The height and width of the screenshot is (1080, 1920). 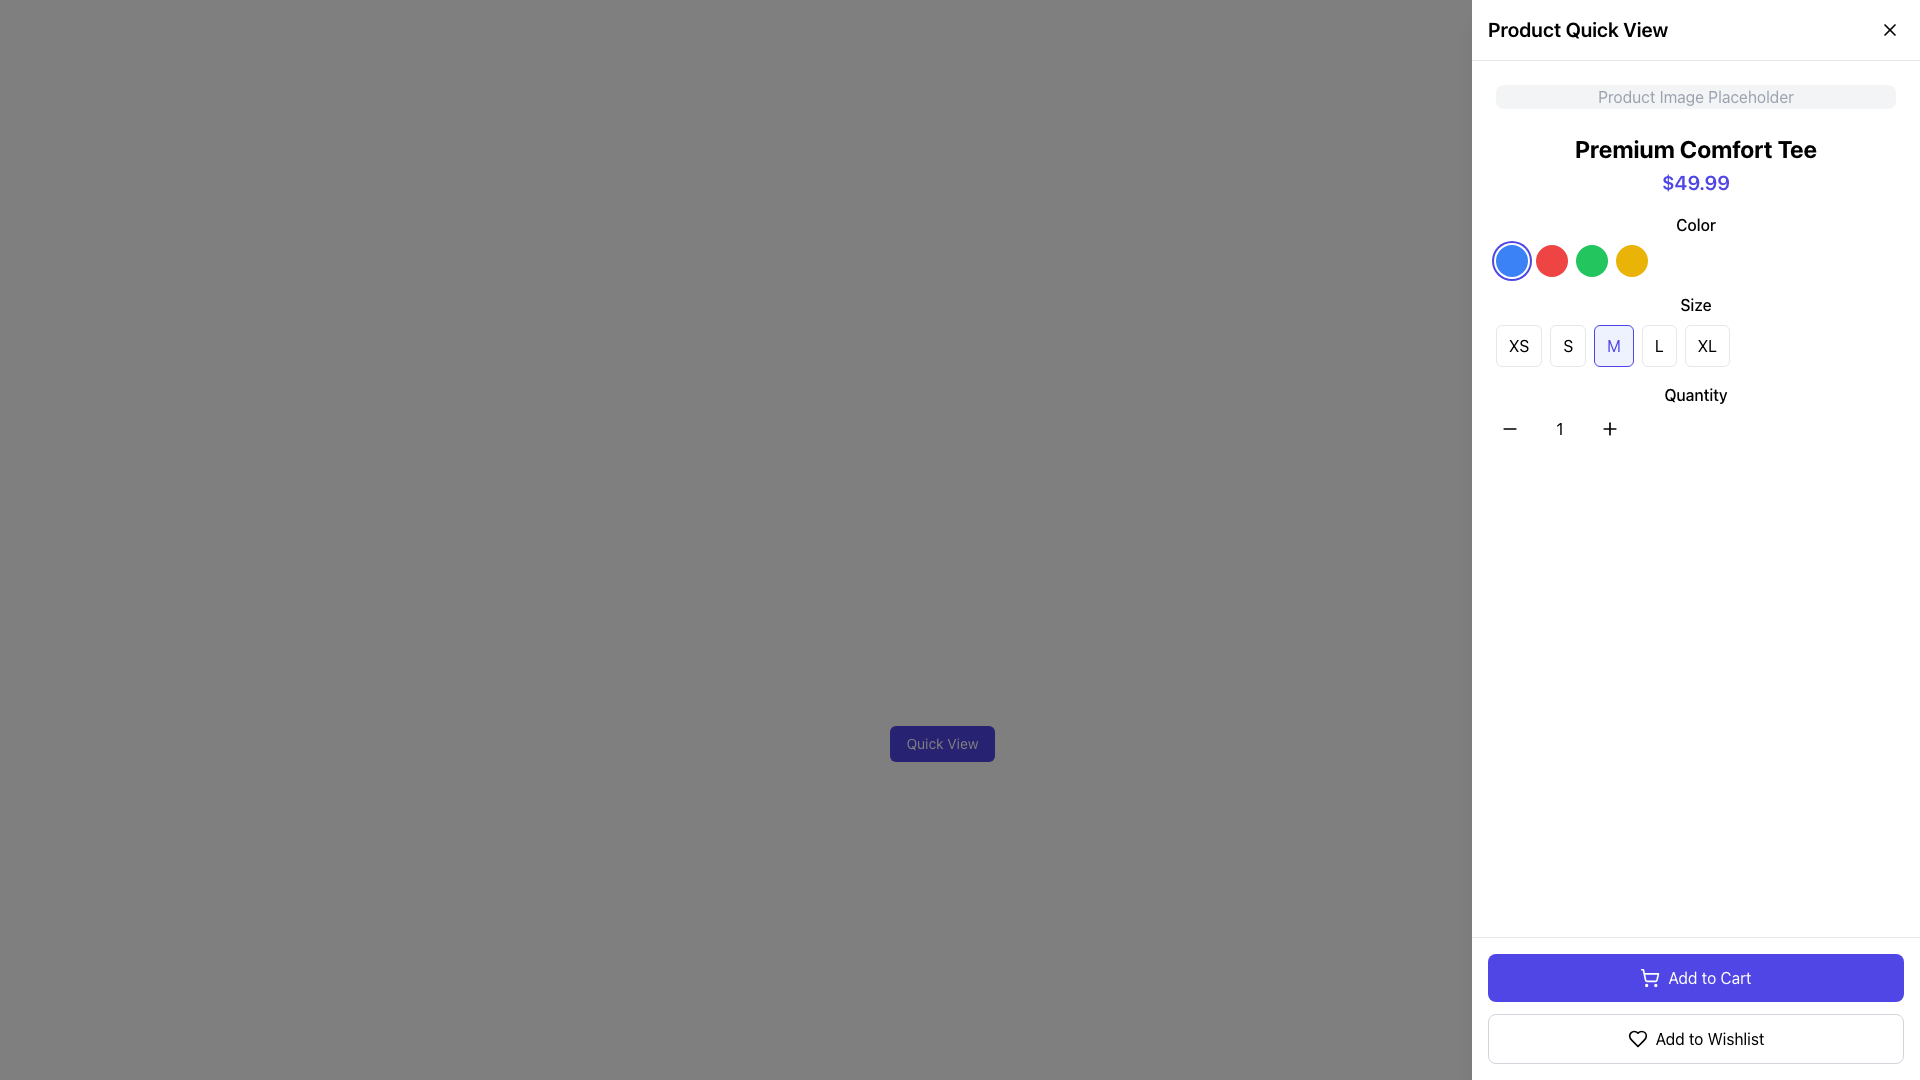 I want to click on the plus icon button in the quantity selector area under the 'Quantity' label, so click(x=1609, y=427).